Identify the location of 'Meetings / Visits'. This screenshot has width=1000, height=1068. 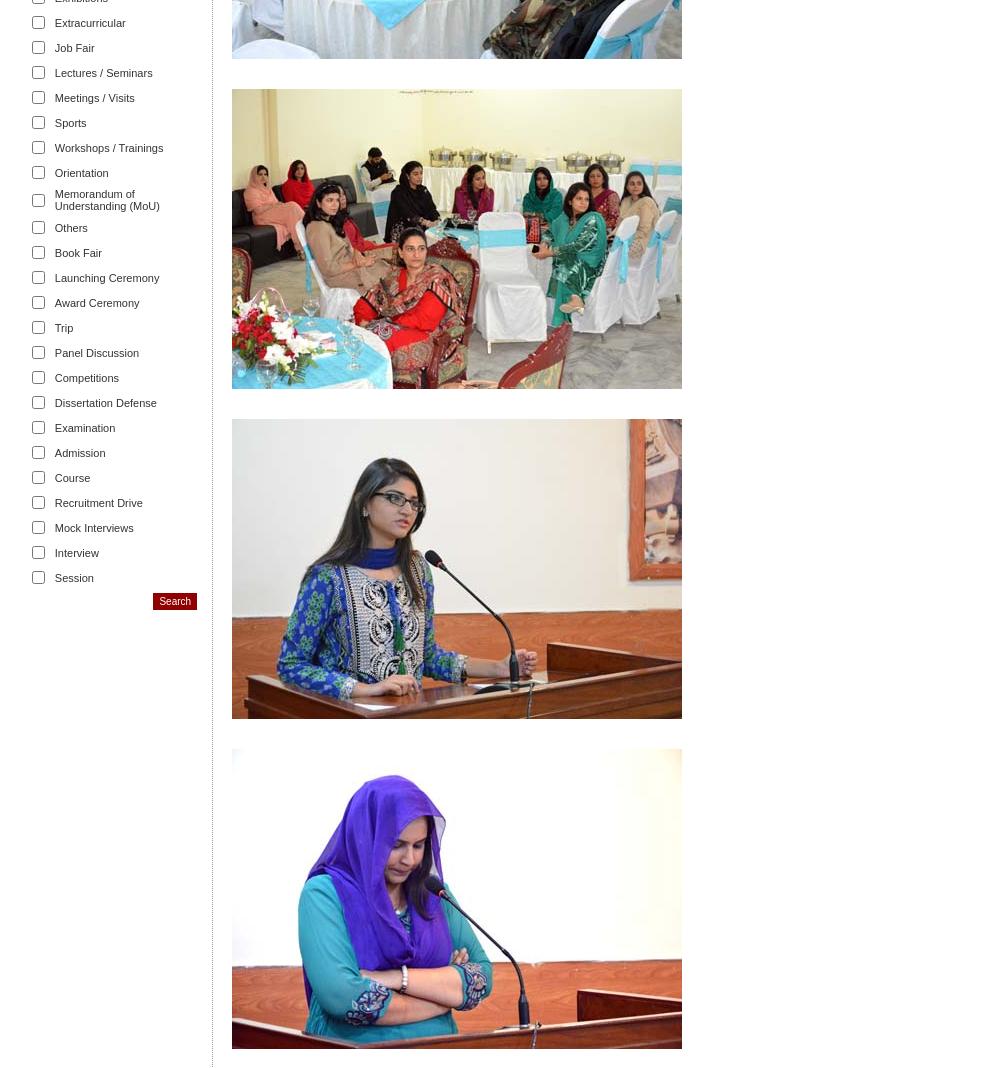
(93, 95).